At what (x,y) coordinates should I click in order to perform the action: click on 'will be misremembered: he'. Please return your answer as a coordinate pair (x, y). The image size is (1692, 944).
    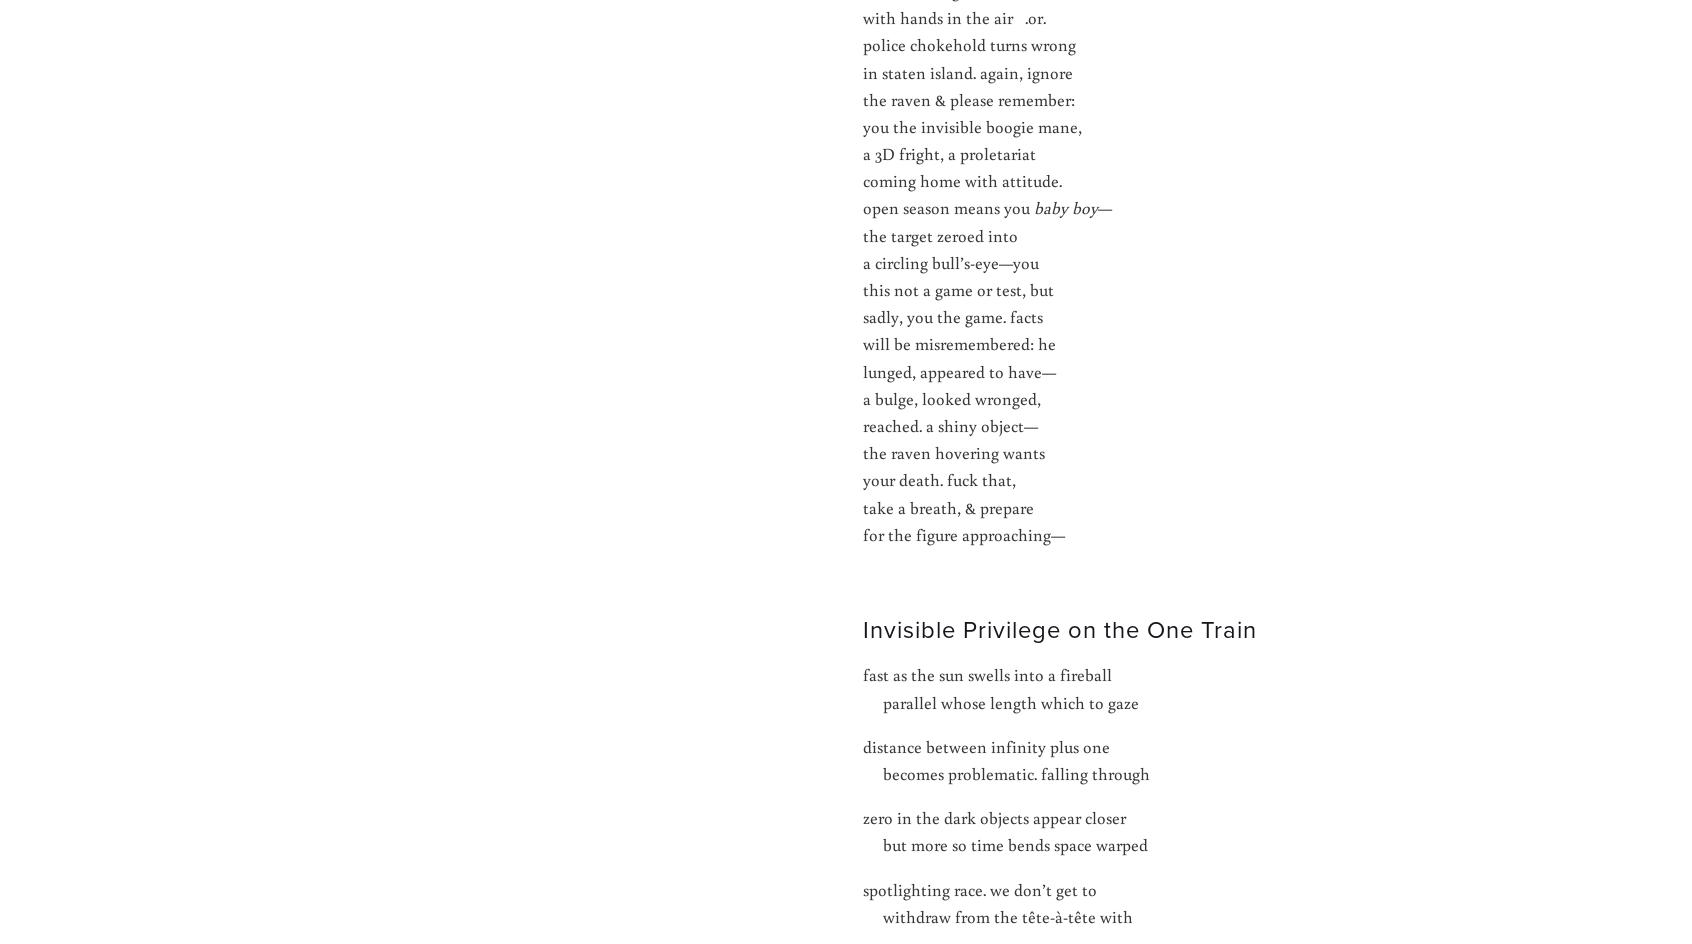
    Looking at the image, I should click on (959, 342).